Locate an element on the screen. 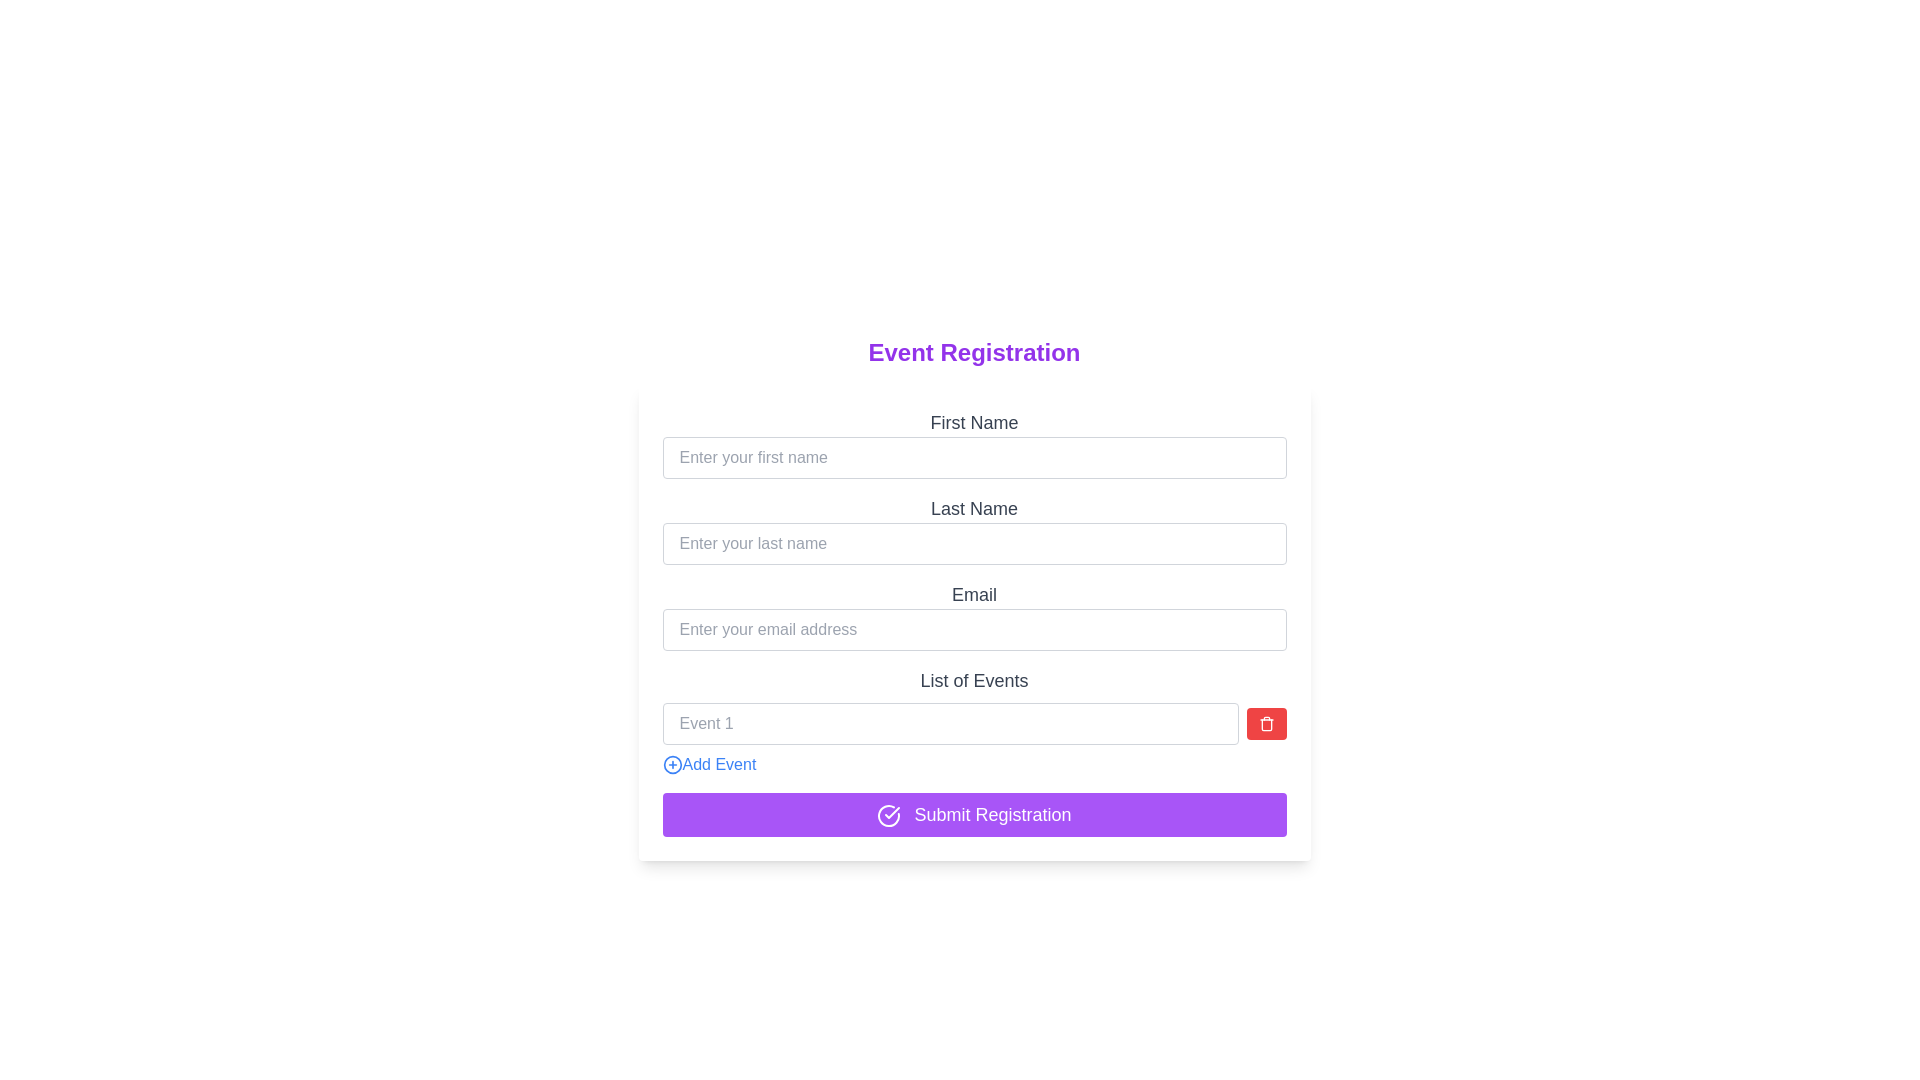  the small red rectangular button with a white trash can icon is located at coordinates (1265, 724).